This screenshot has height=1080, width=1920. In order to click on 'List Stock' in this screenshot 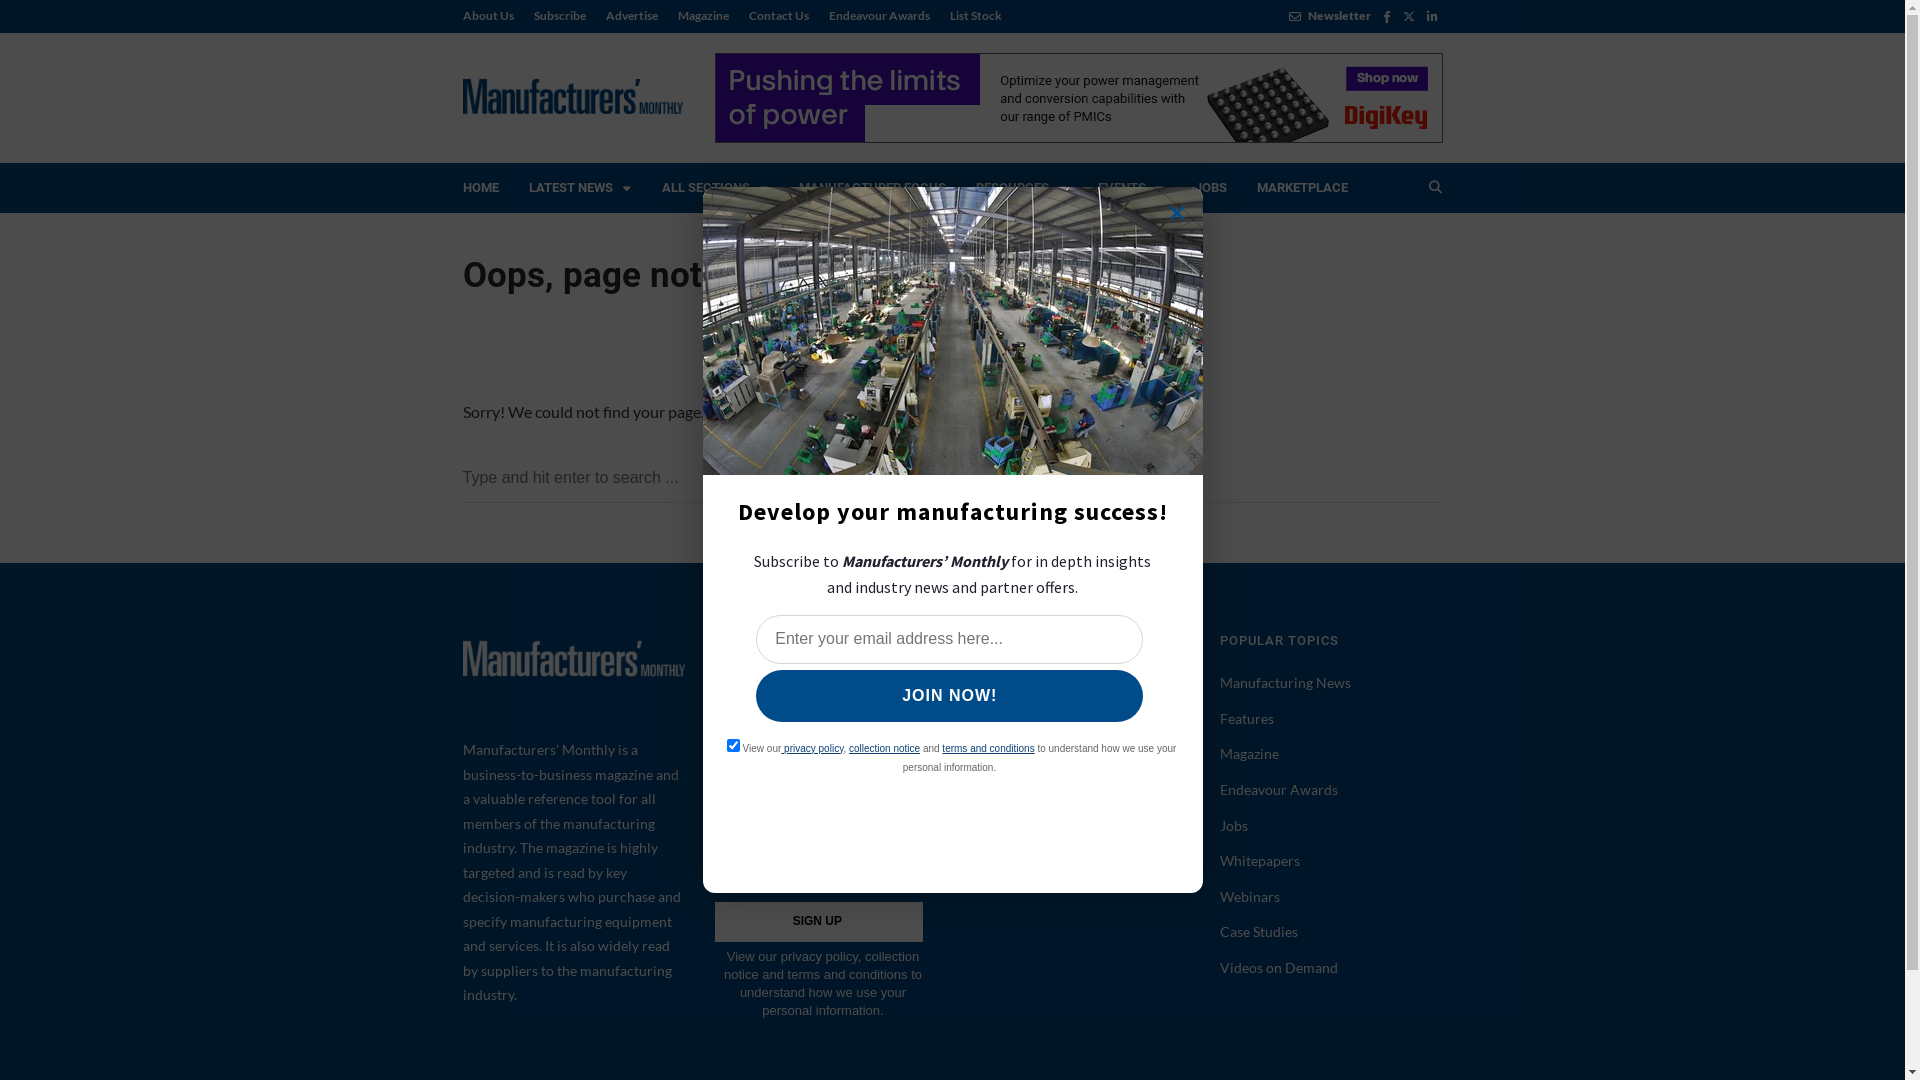, I will do `click(970, 15)`.